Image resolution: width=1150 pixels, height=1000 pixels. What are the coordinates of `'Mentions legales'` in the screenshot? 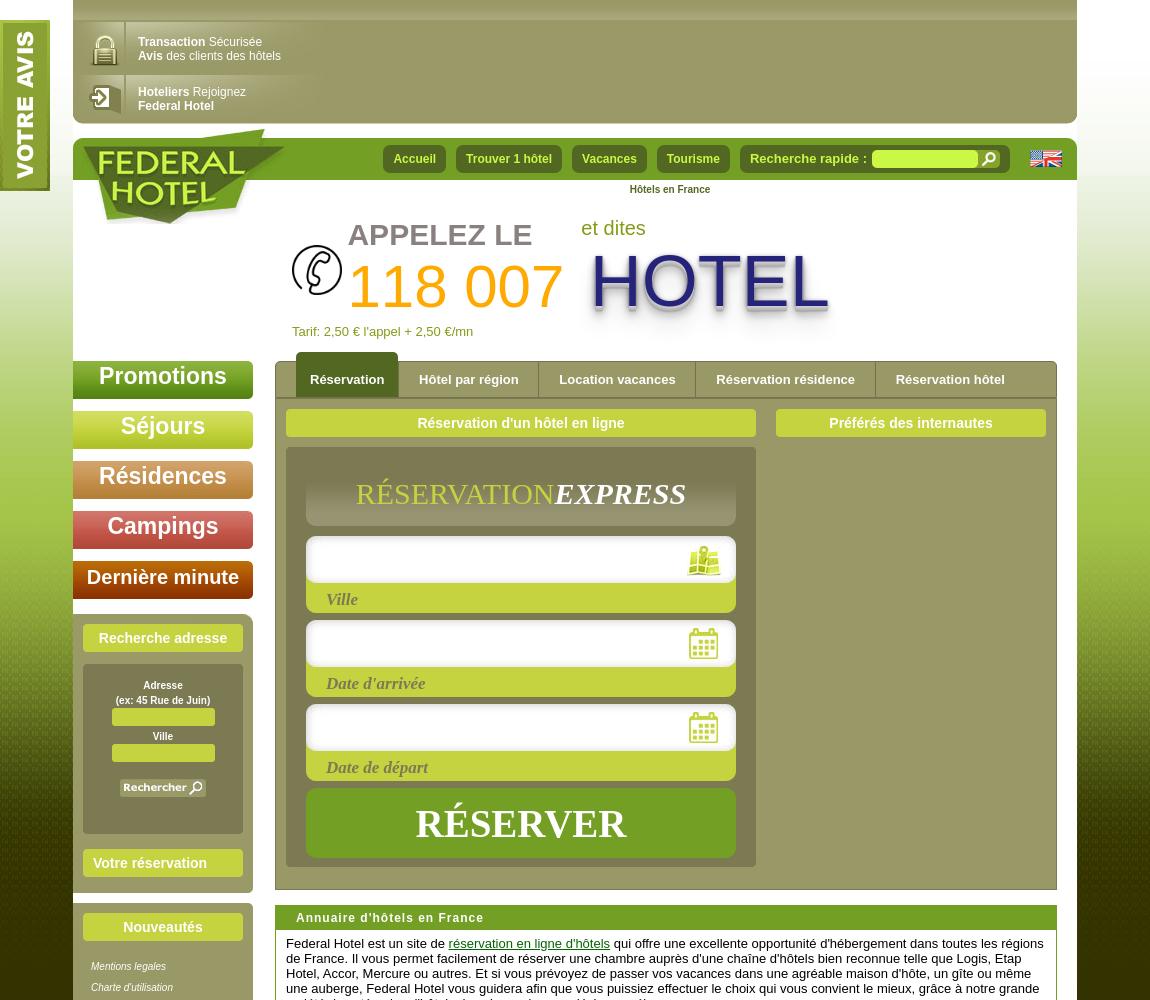 It's located at (127, 965).